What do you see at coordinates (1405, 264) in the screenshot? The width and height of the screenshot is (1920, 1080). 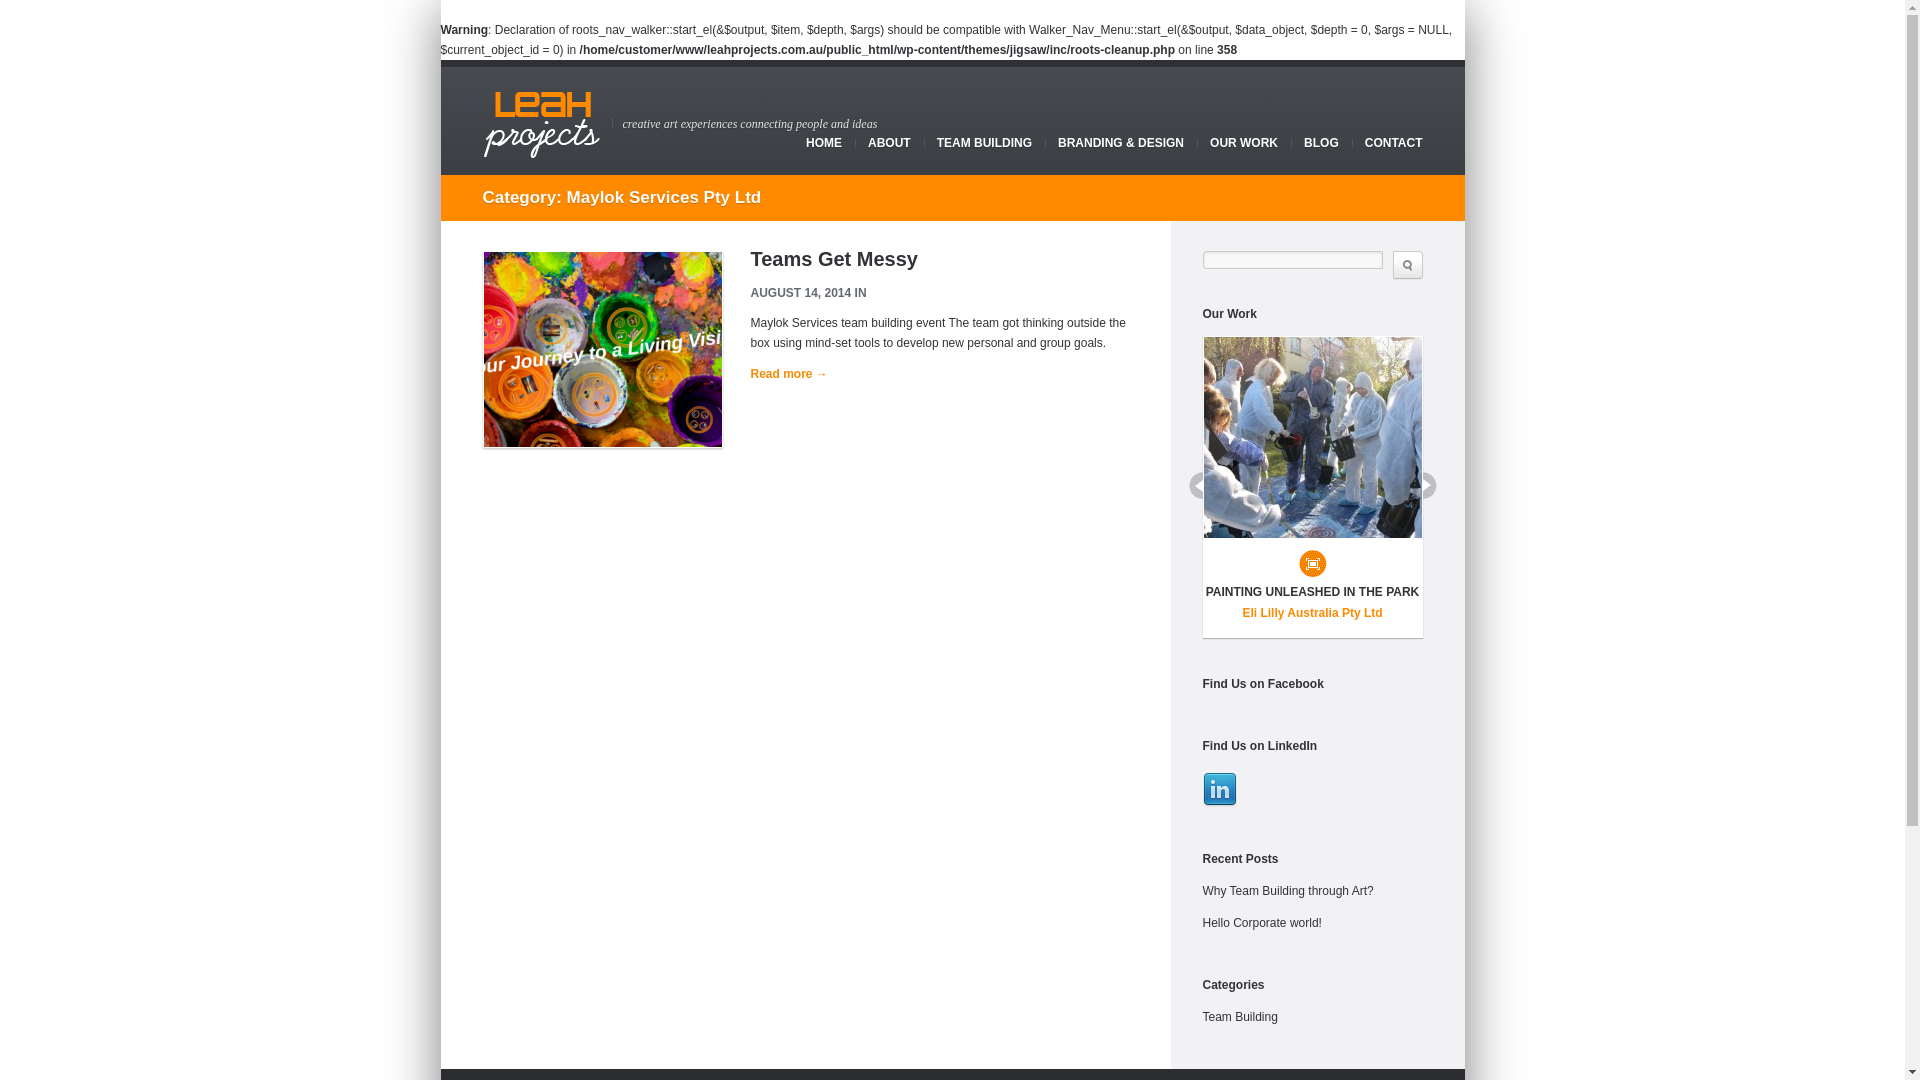 I see `'Search'` at bounding box center [1405, 264].